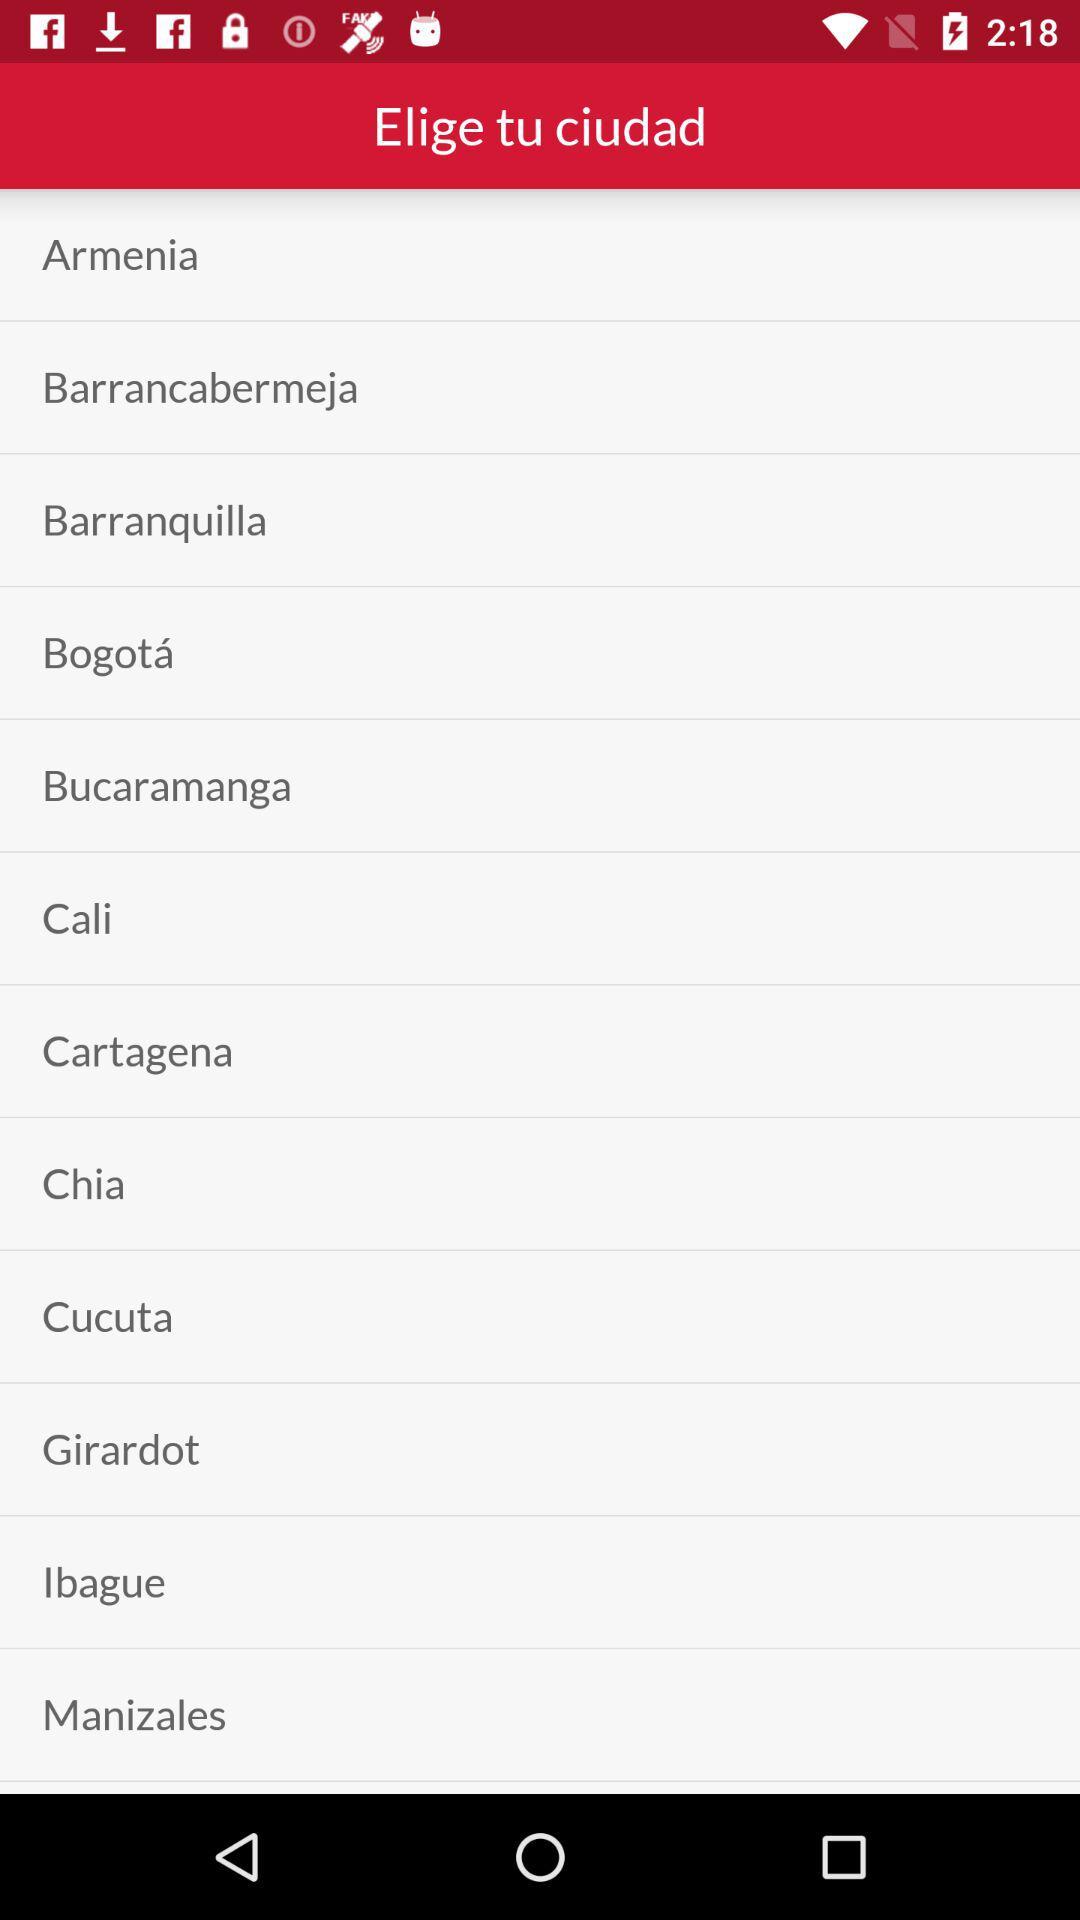 Image resolution: width=1080 pixels, height=1920 pixels. I want to click on cali icon, so click(76, 917).